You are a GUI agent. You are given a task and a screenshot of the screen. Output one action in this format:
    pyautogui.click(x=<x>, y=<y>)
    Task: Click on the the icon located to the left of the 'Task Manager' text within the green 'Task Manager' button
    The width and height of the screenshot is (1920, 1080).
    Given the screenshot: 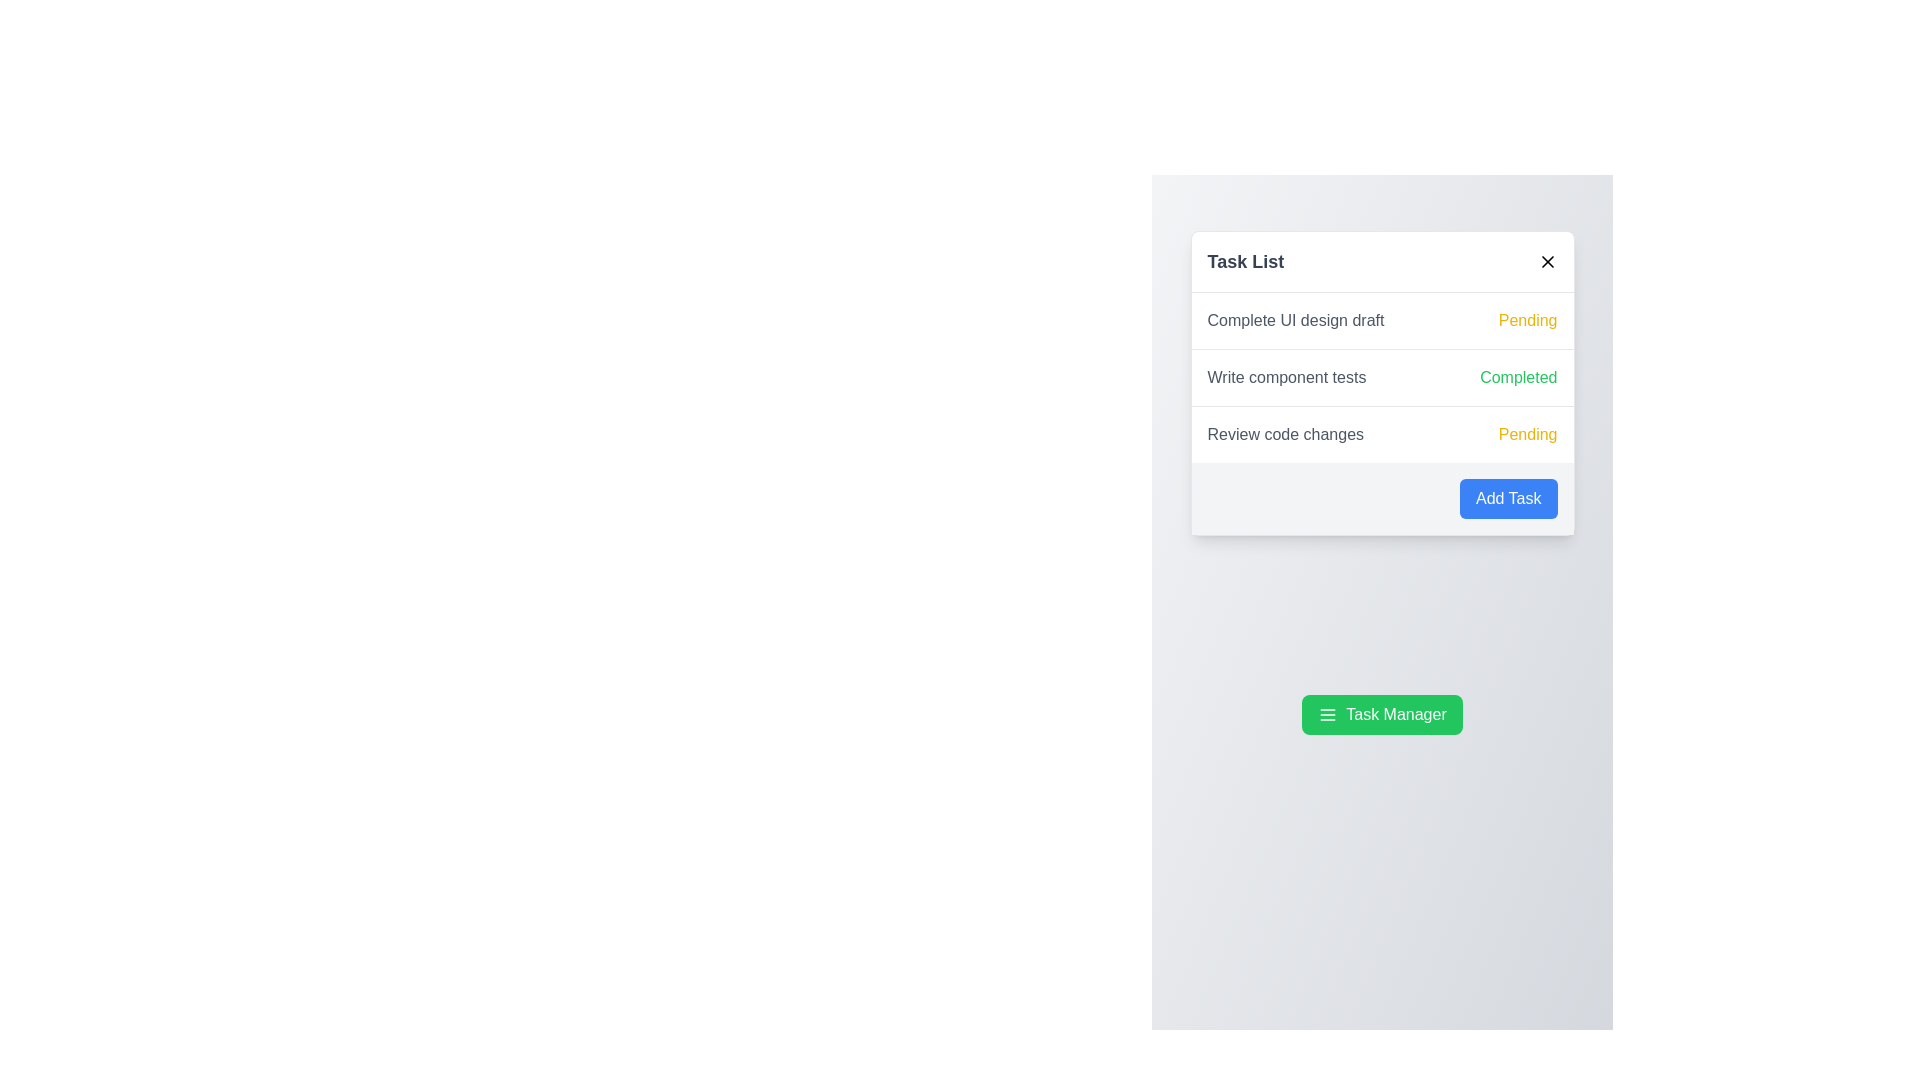 What is the action you would take?
    pyautogui.click(x=1328, y=713)
    